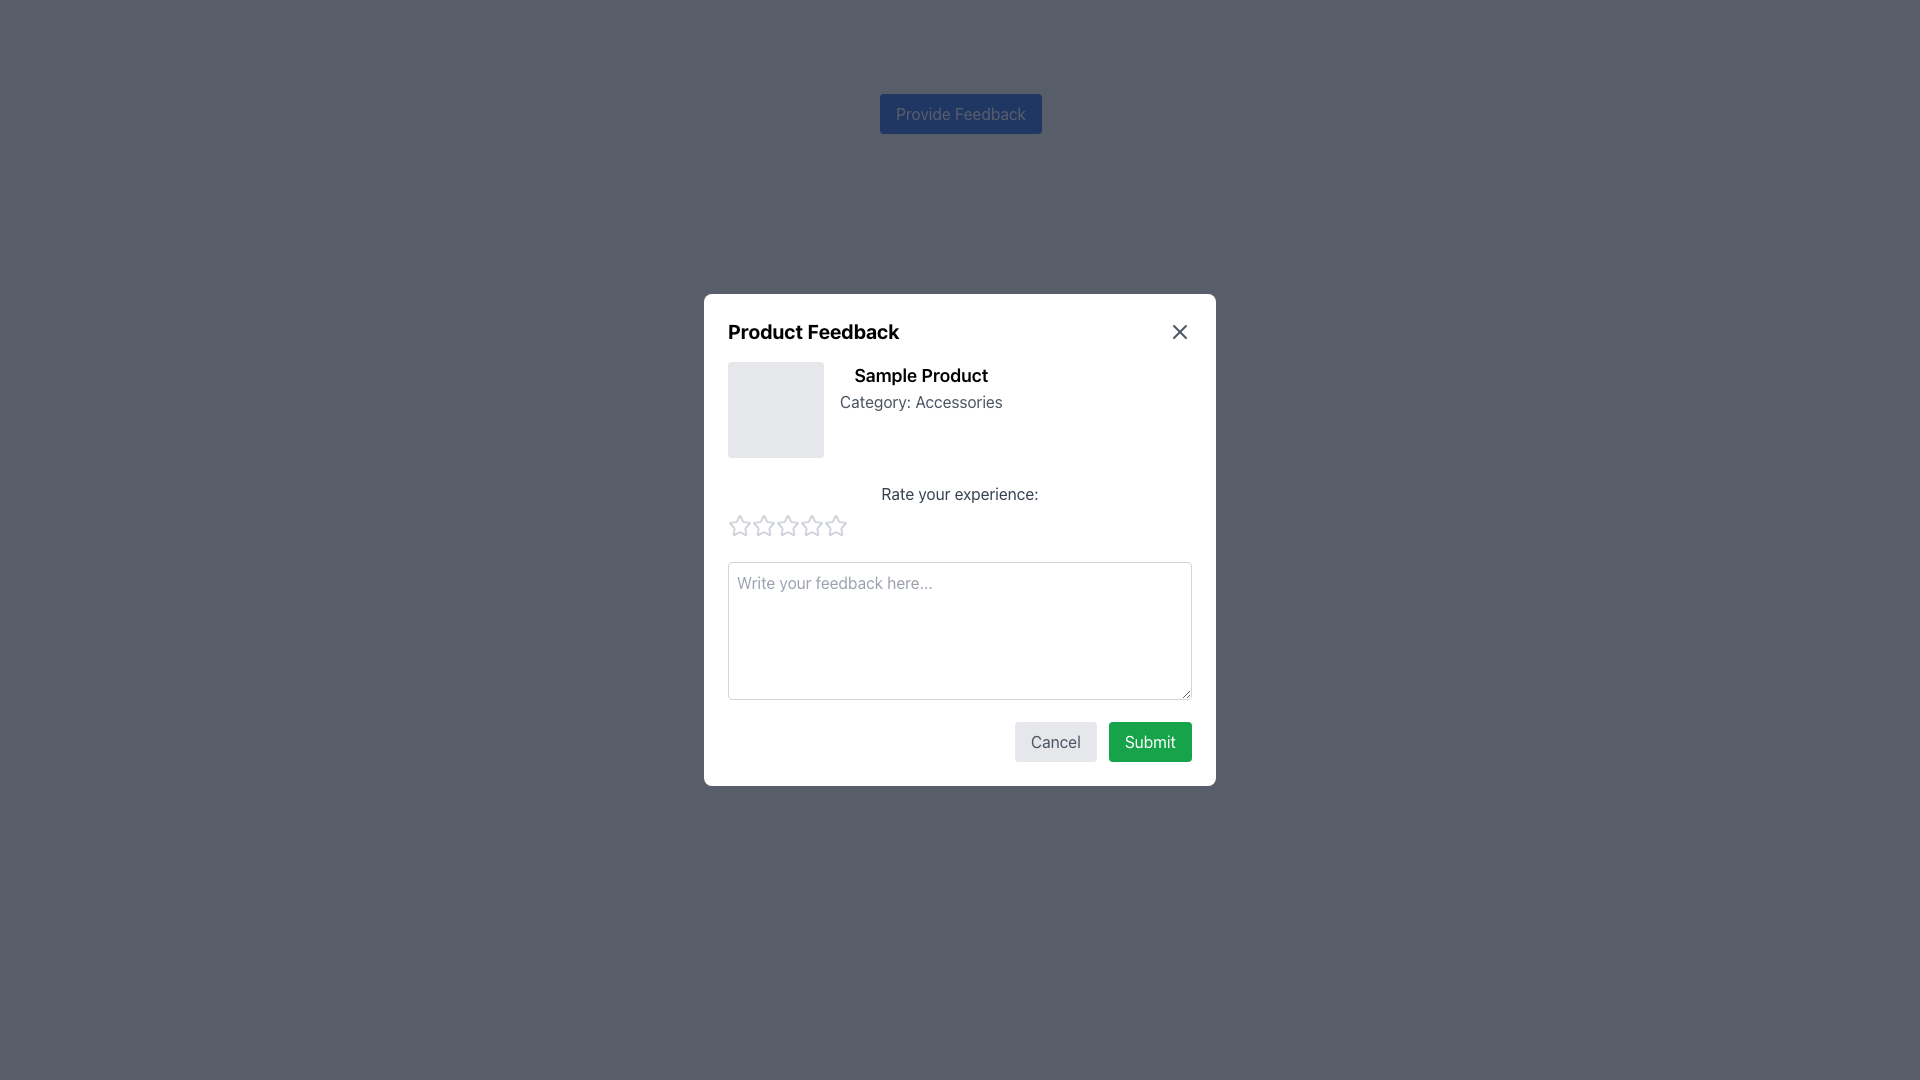  I want to click on the third star icon from the left in the group of five, located below the text 'Rate your experience:', so click(811, 524).